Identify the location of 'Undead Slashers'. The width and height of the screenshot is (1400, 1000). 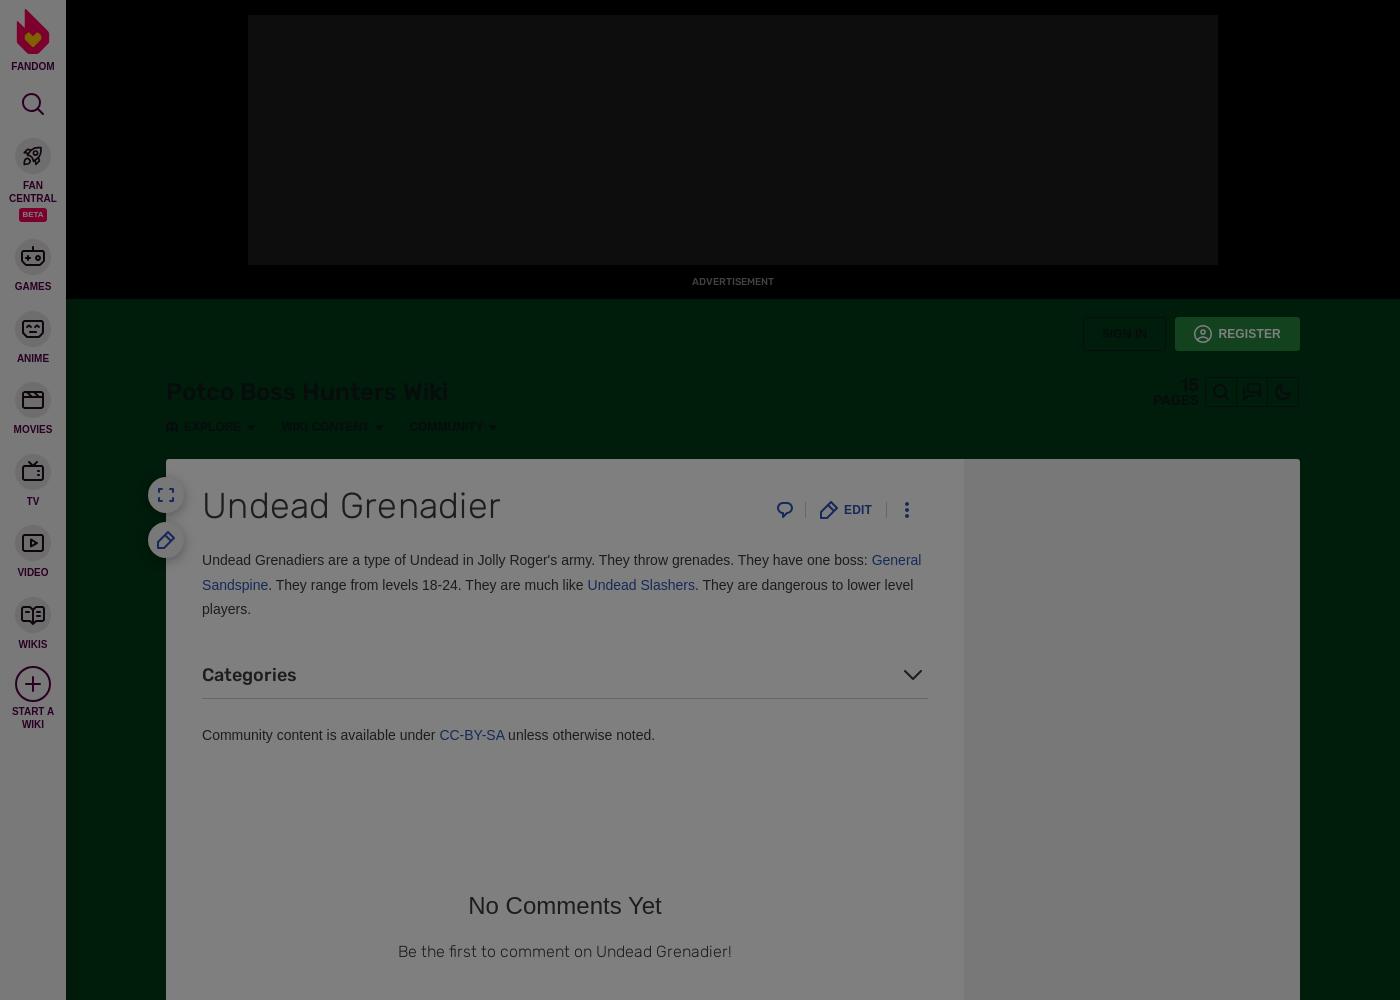
(640, 583).